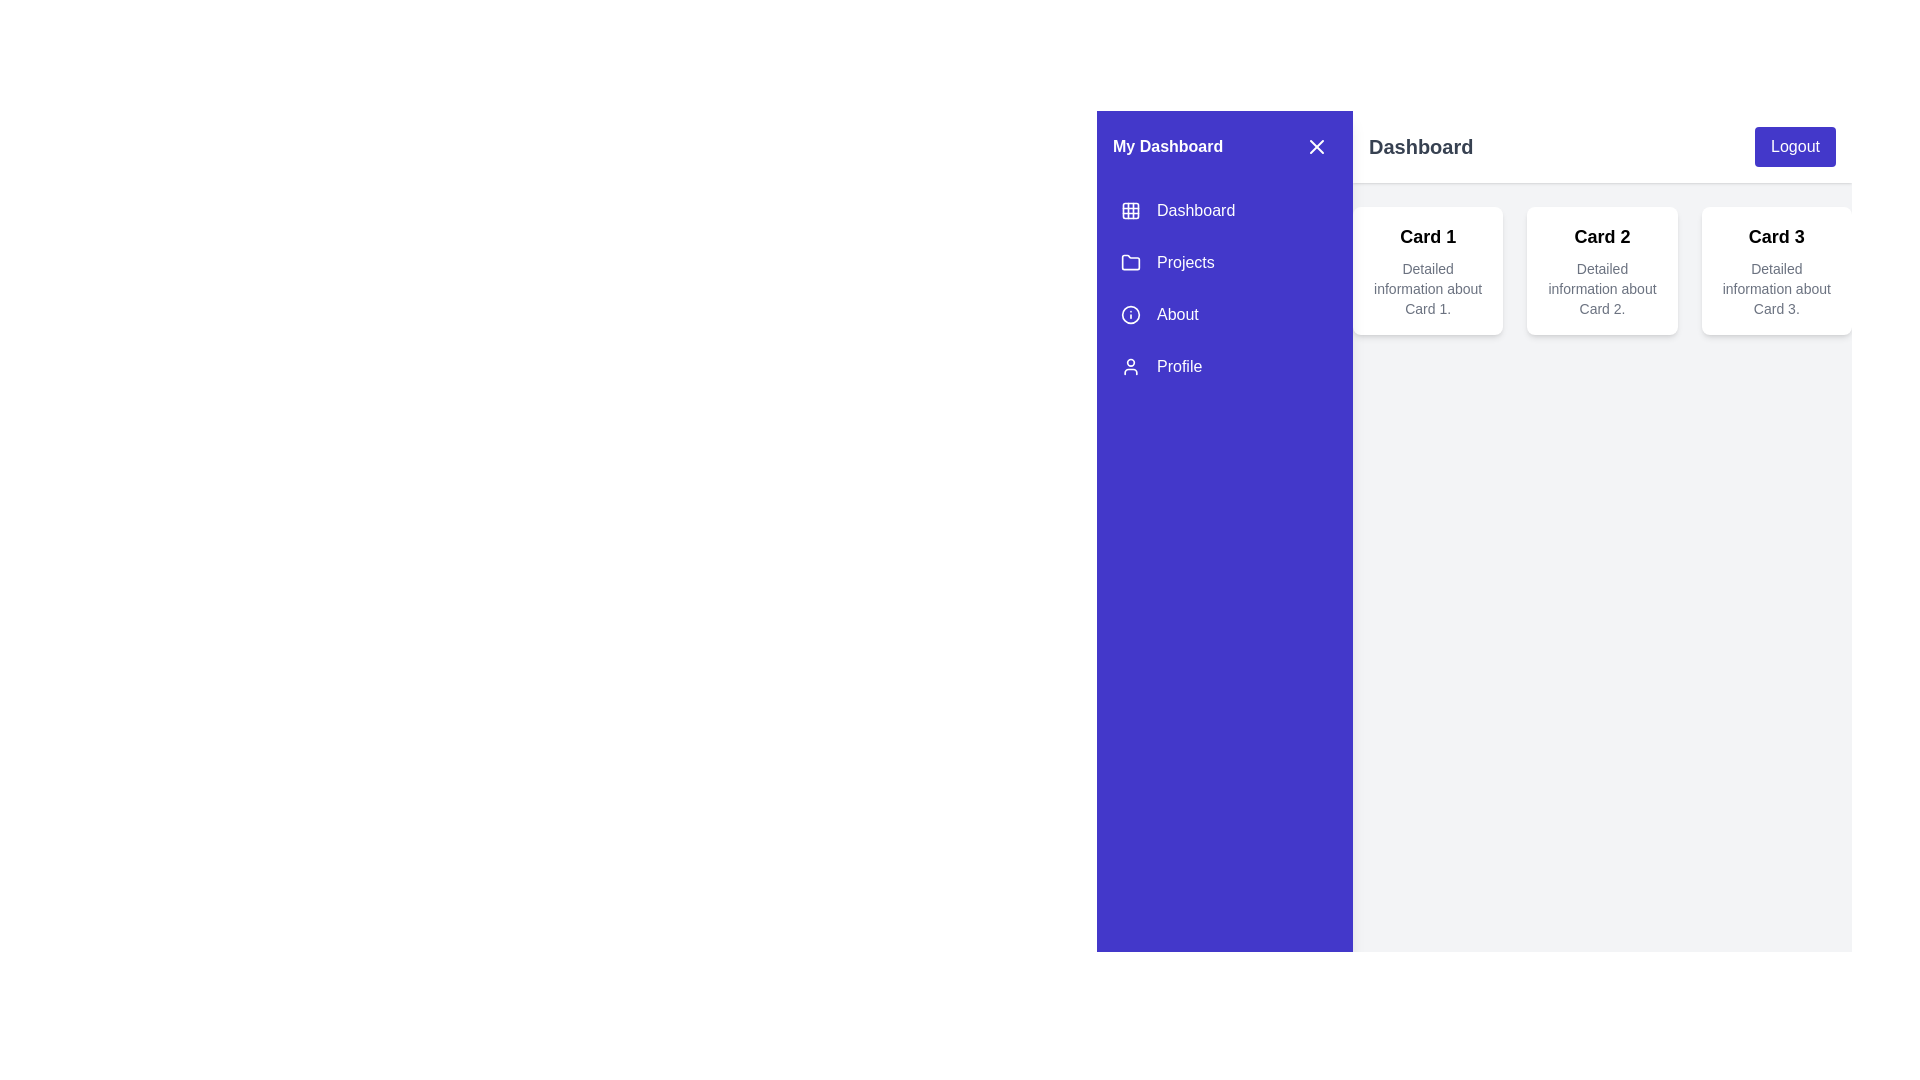 This screenshot has width=1920, height=1080. I want to click on the small, square-shaped grid icon in the top-left corner of the dashboard menu panel, so click(1131, 211).